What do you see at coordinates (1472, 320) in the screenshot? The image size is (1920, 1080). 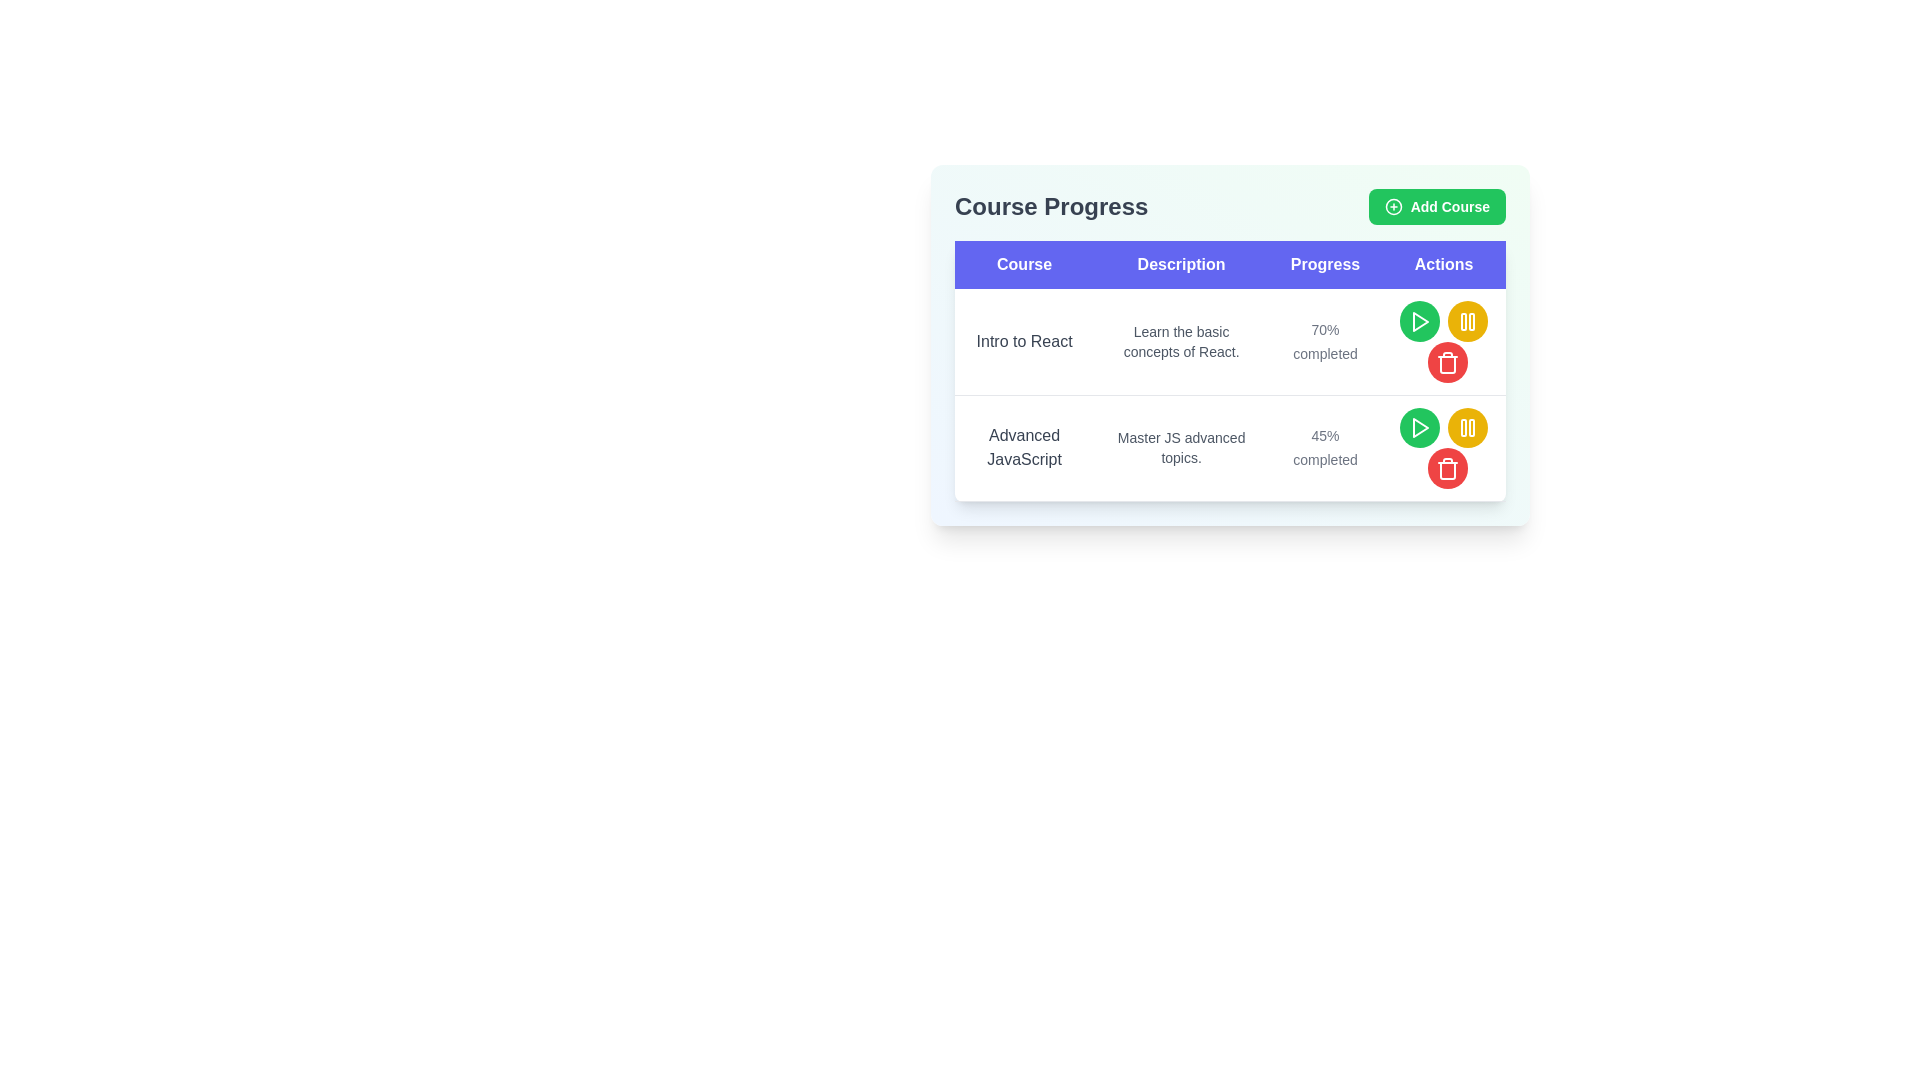 I see `the right segment of the Pause button, represented by the right vertical bar of the pause icon in the 'Actions' column of the 'Course Progress' table` at bounding box center [1472, 320].